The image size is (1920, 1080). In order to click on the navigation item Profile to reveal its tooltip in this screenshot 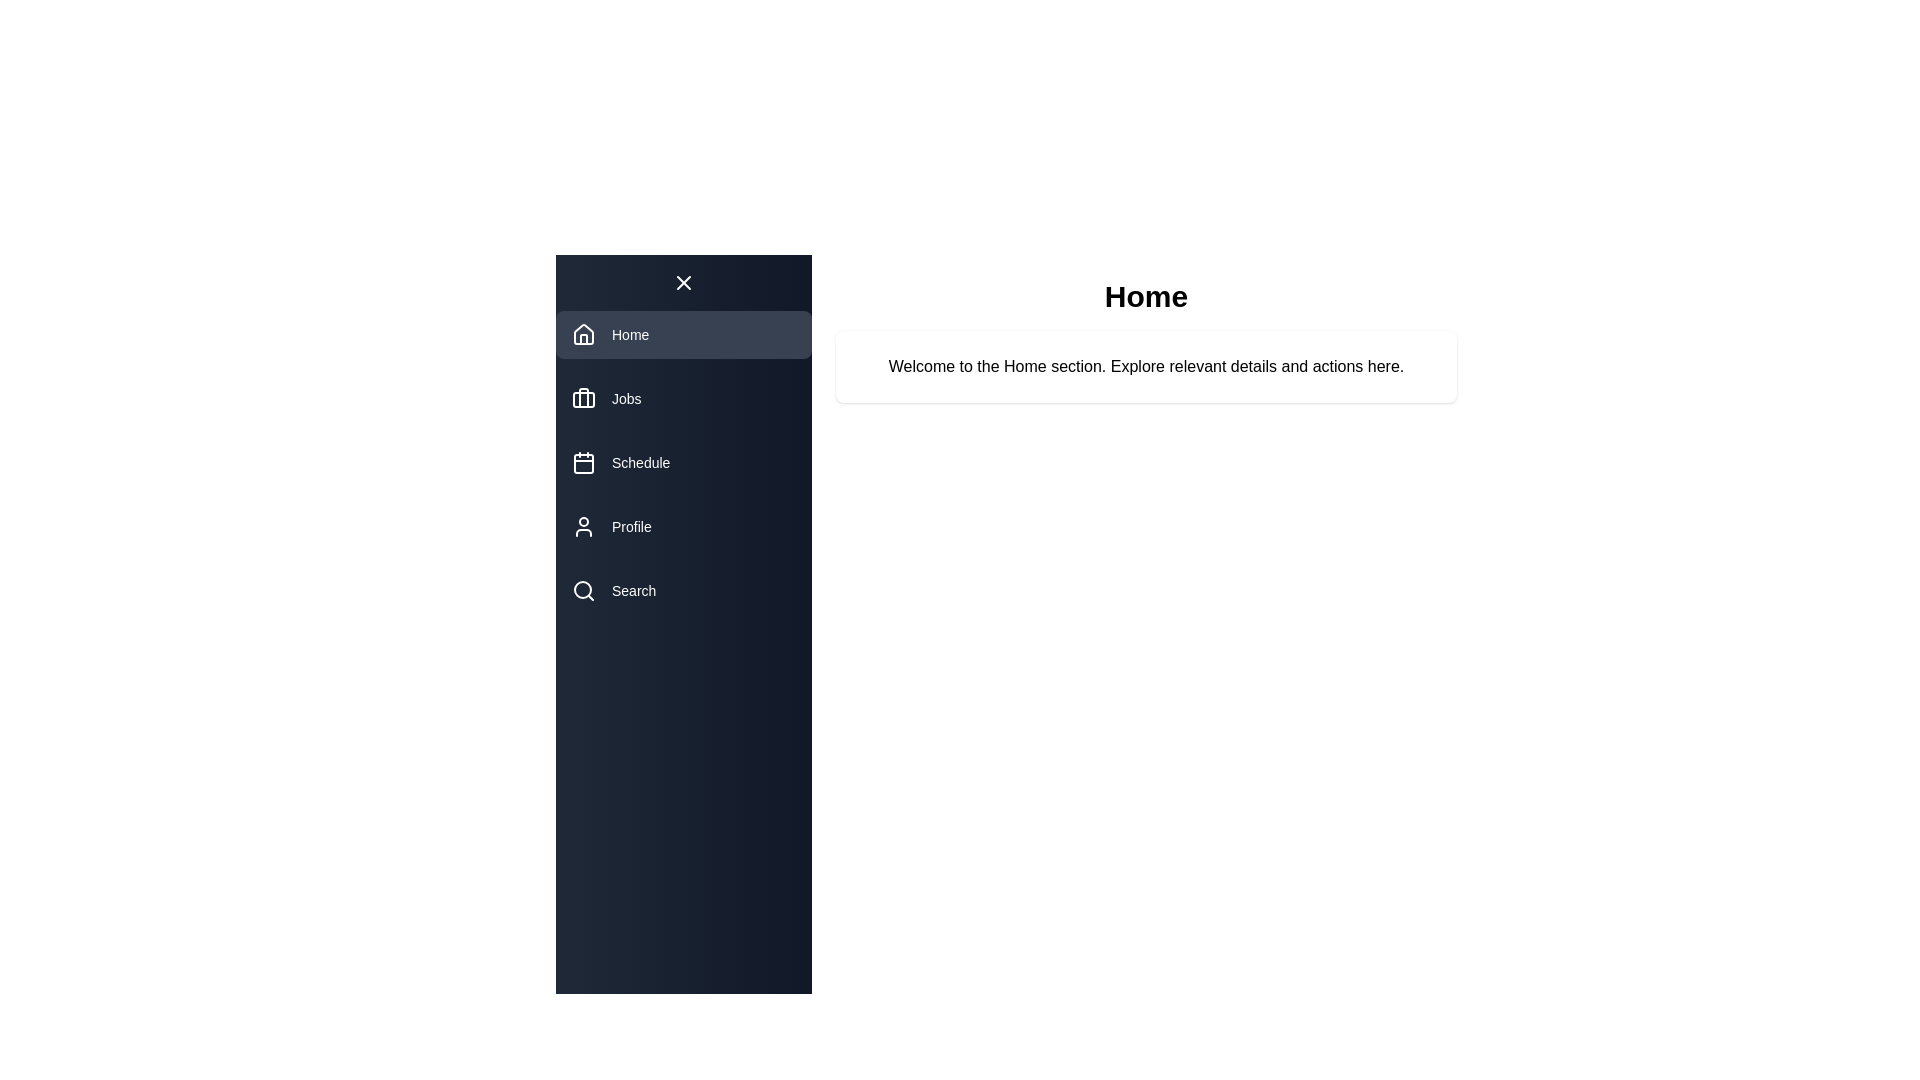, I will do `click(684, 526)`.